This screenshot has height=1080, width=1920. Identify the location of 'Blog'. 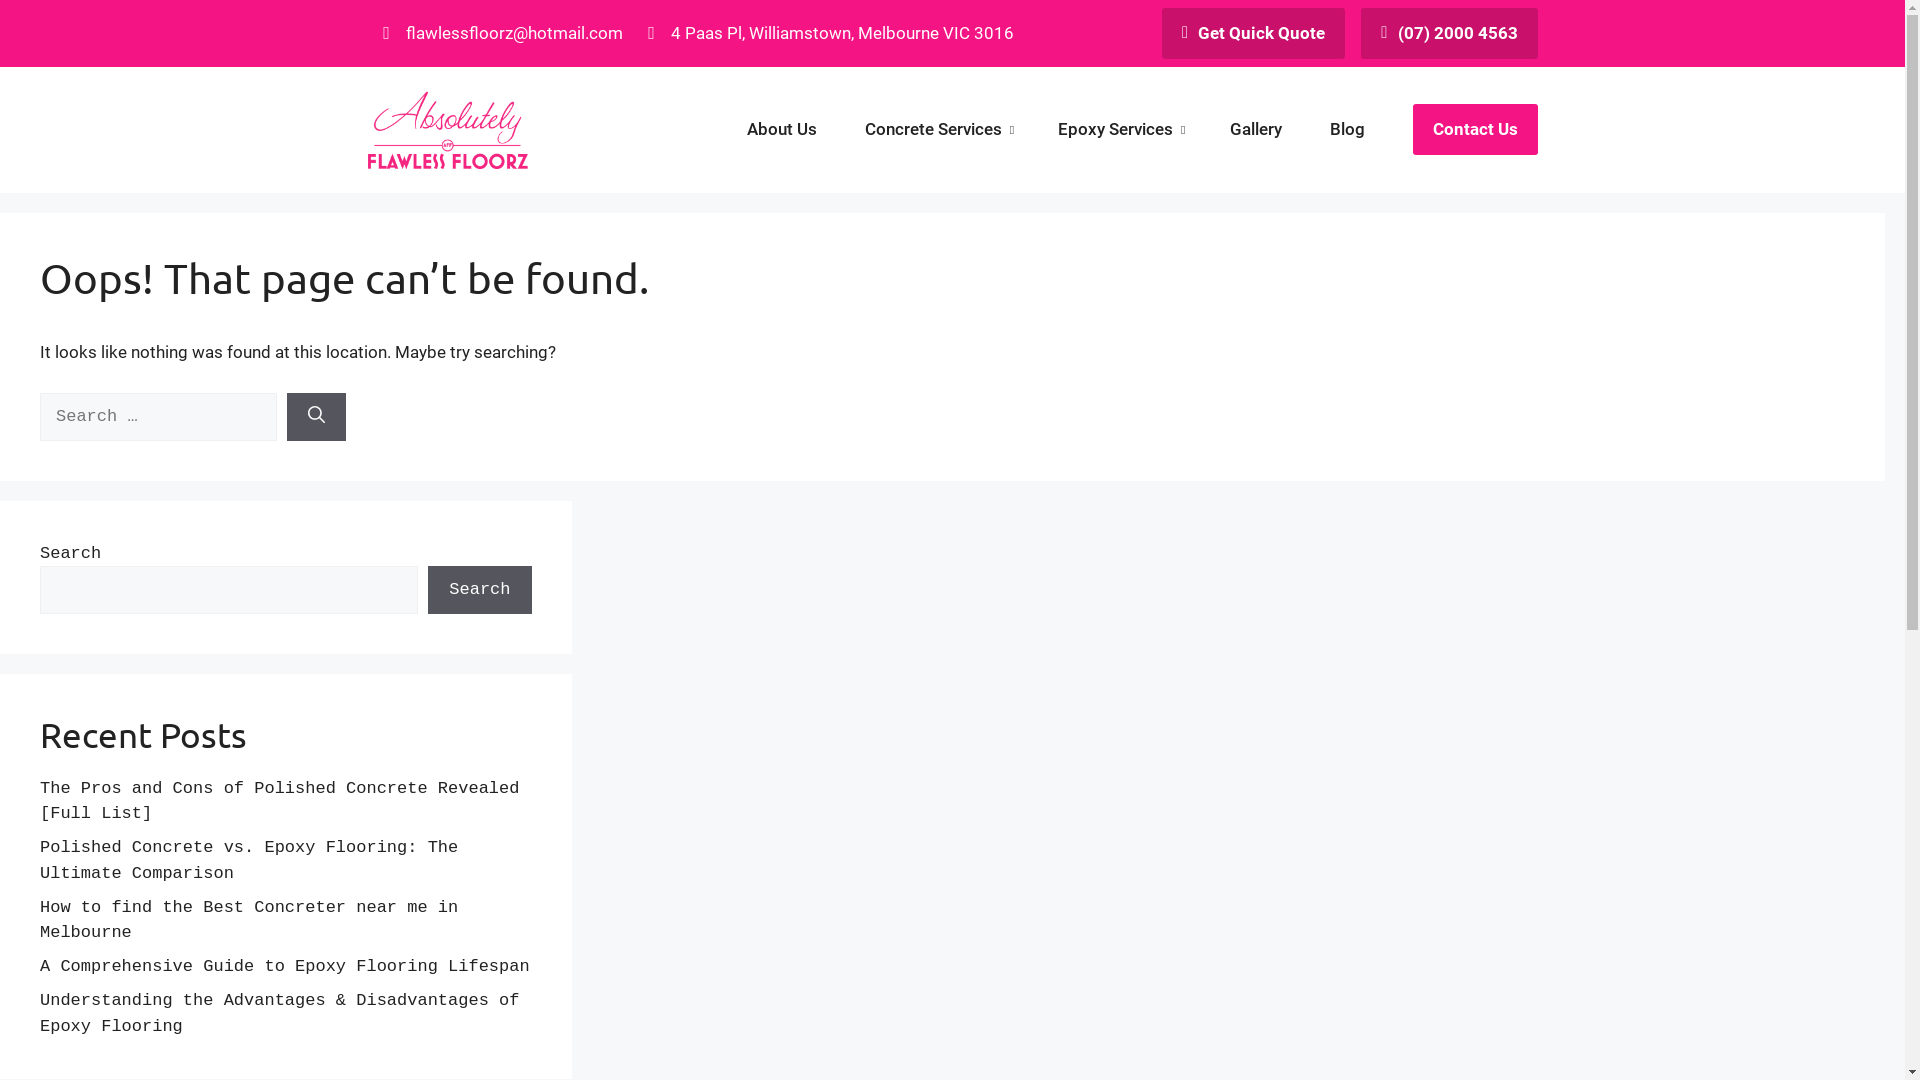
(1347, 130).